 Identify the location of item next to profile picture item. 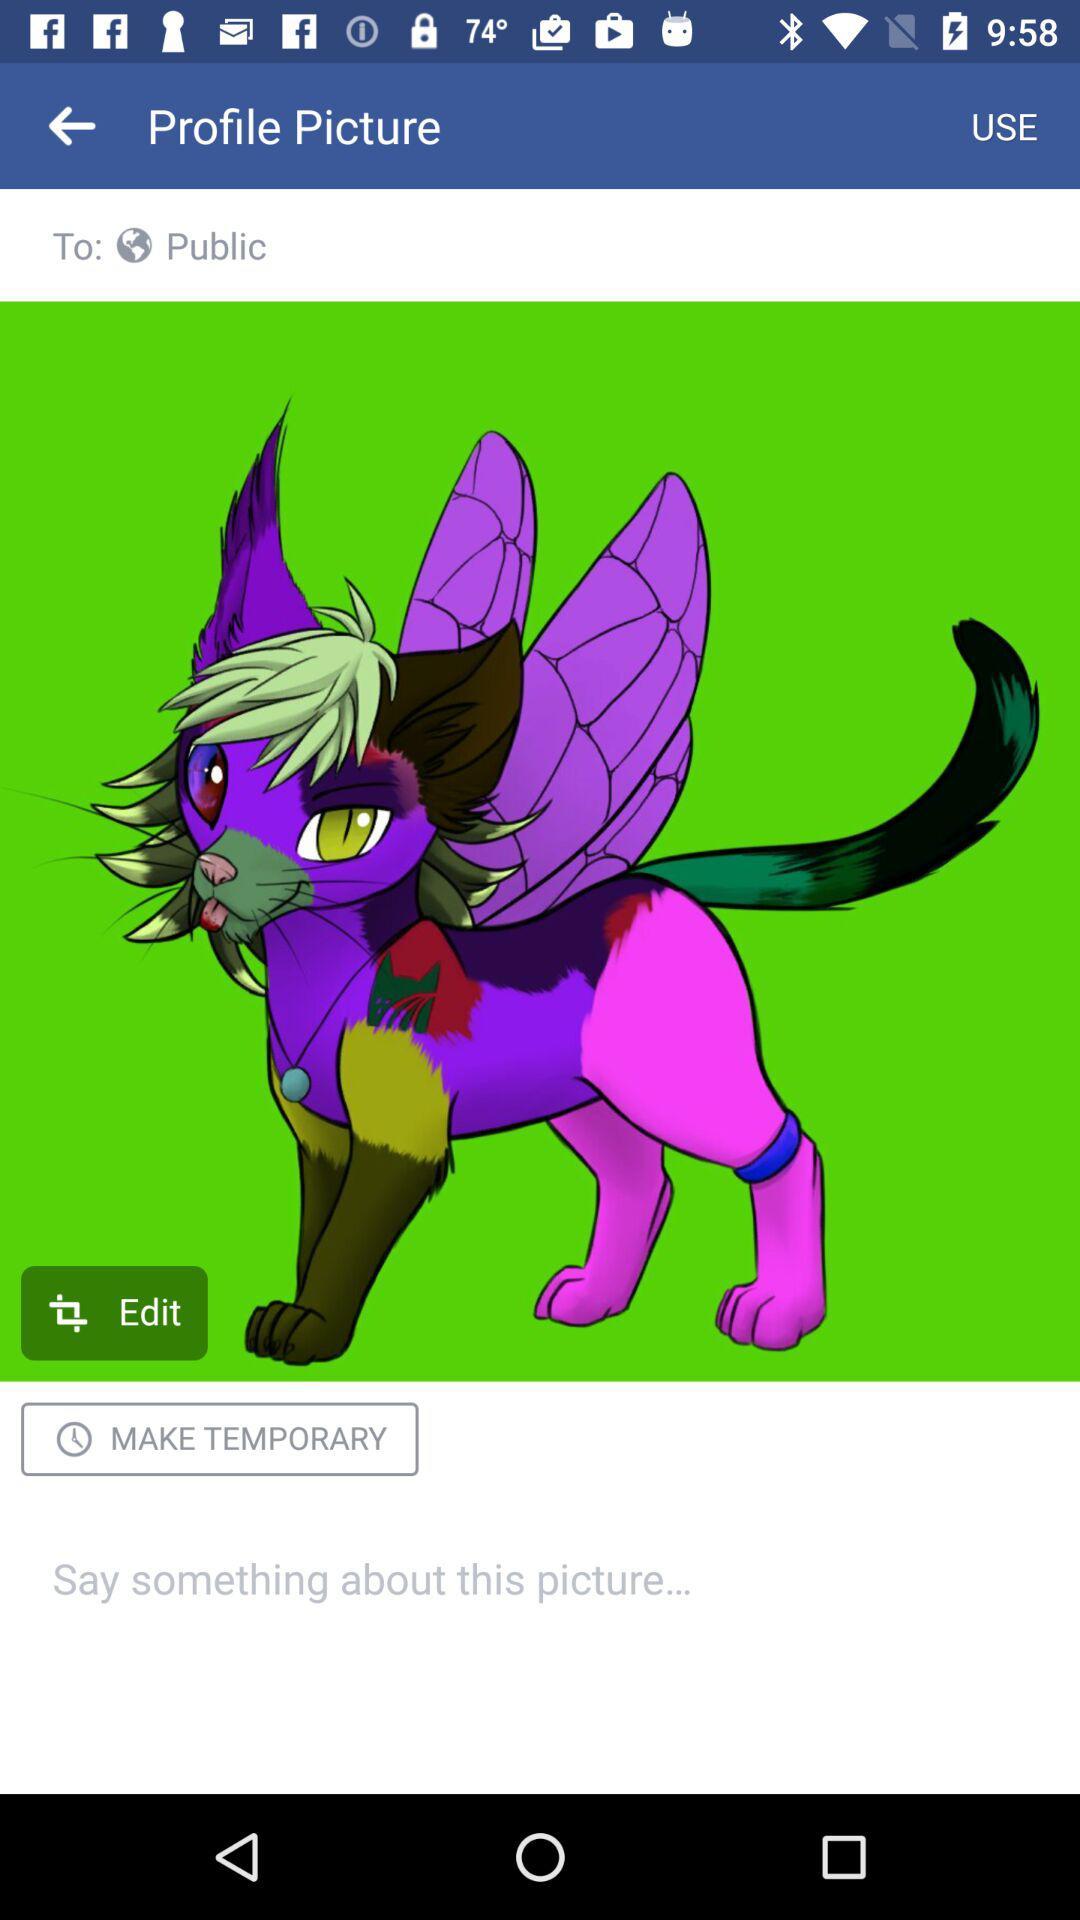
(72, 124).